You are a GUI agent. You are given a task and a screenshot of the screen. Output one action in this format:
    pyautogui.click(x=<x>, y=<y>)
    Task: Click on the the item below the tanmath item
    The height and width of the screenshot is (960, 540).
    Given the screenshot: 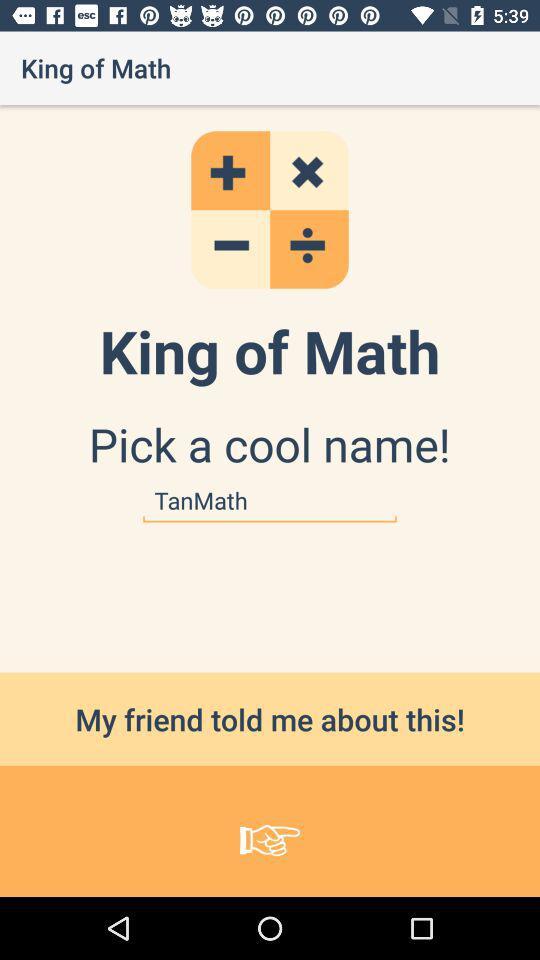 What is the action you would take?
    pyautogui.click(x=270, y=719)
    